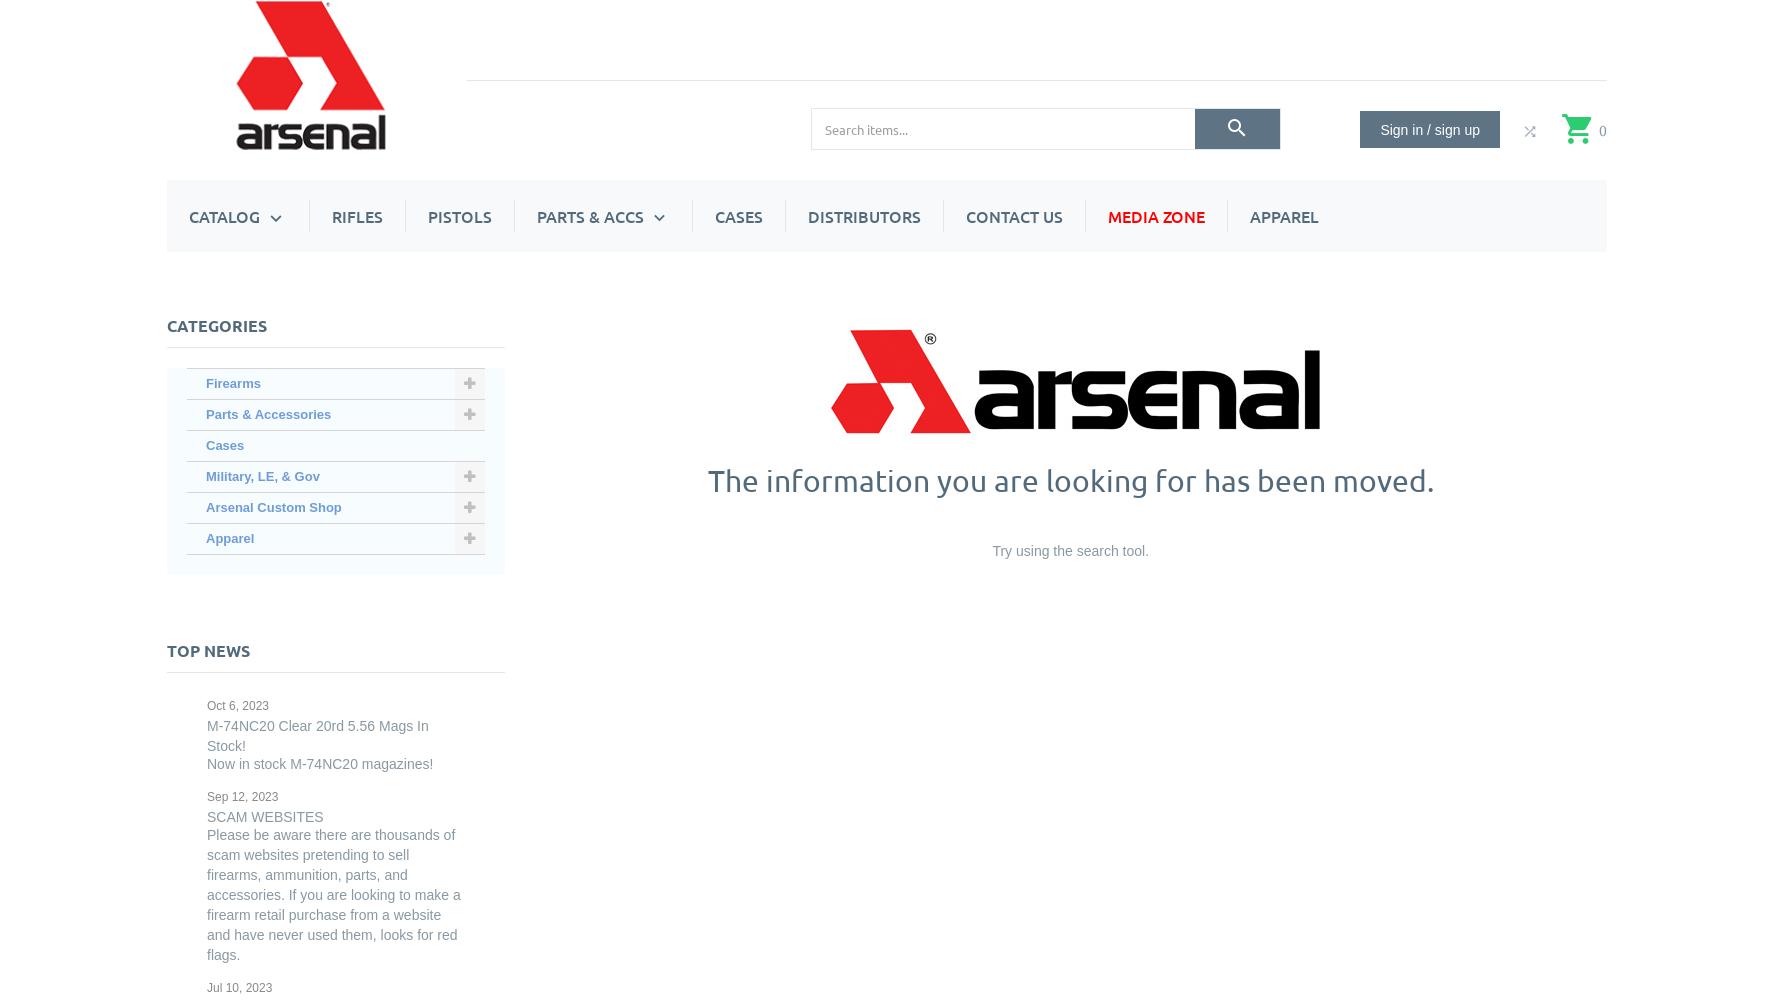 The width and height of the screenshot is (1774, 1000). I want to click on 'Blank Firing Device', so click(648, 734).